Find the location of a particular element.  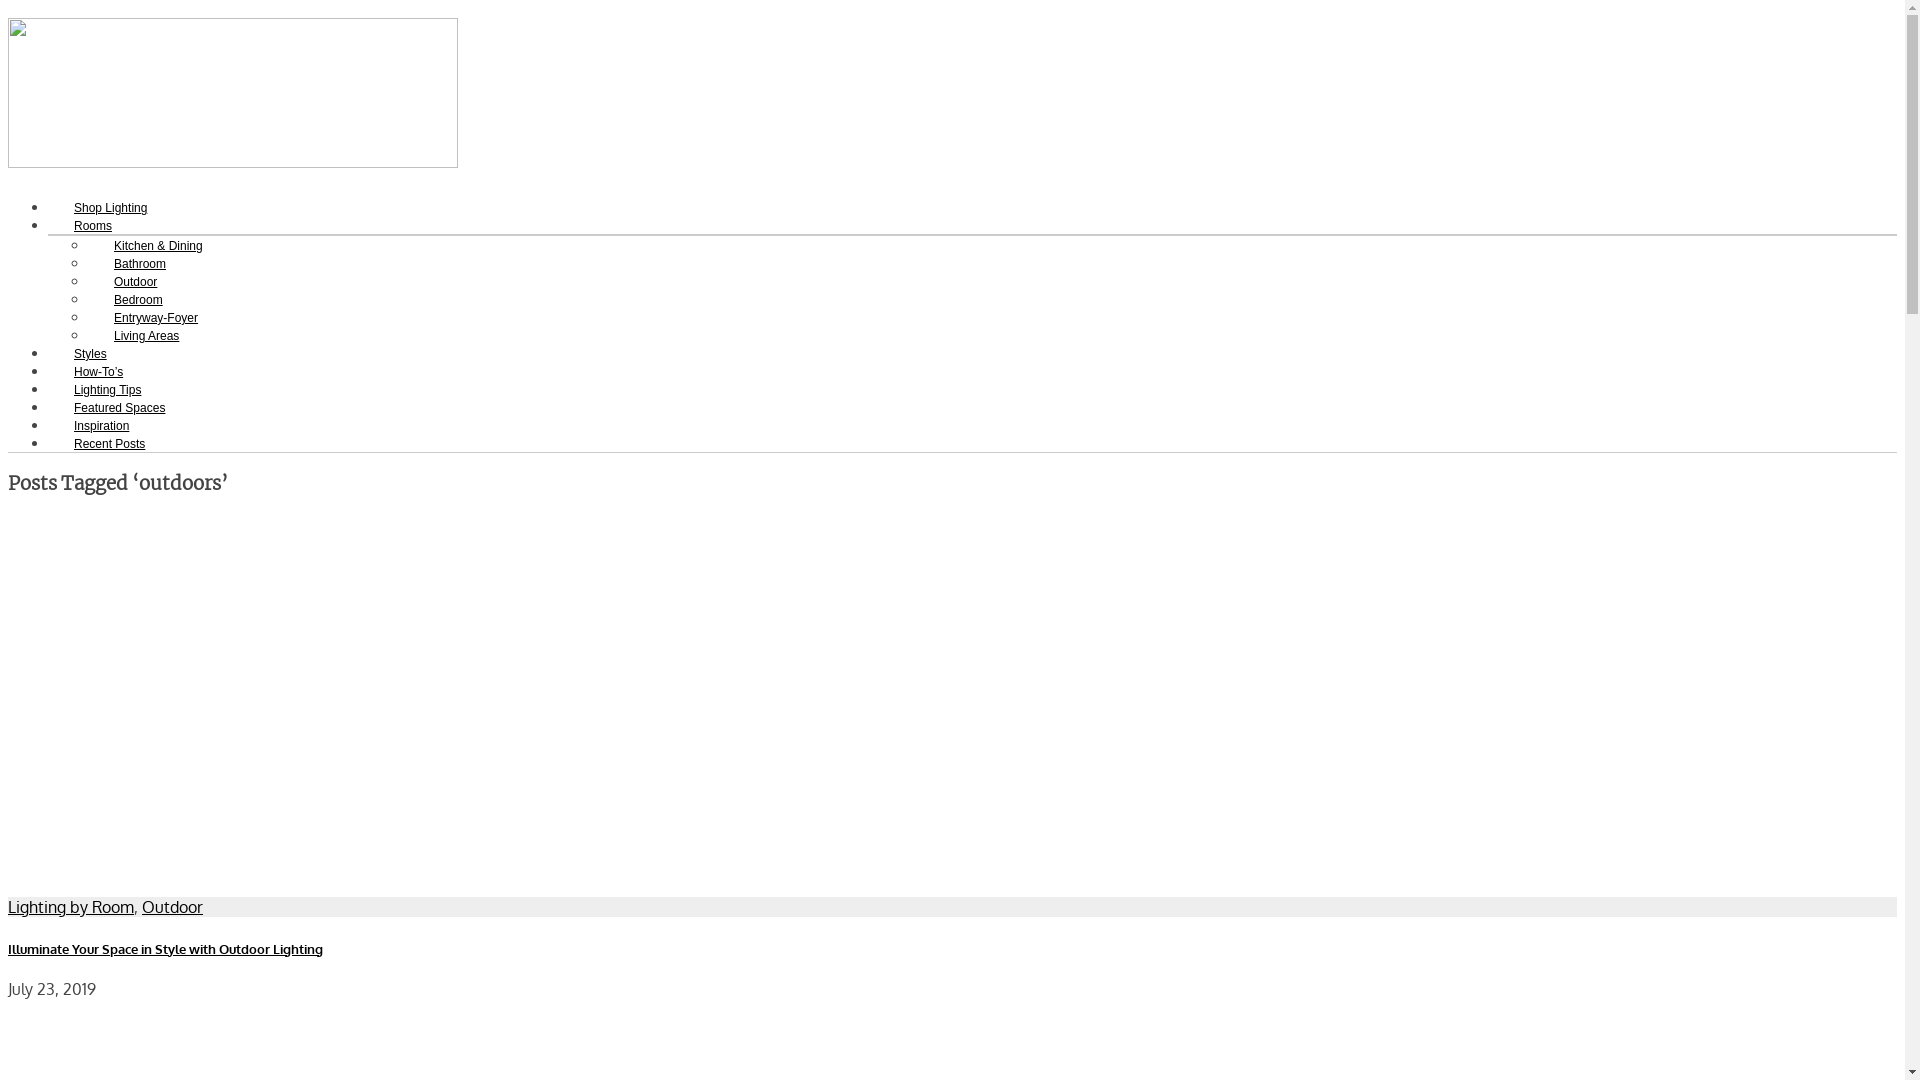

'Recent Posts' is located at coordinates (108, 442).